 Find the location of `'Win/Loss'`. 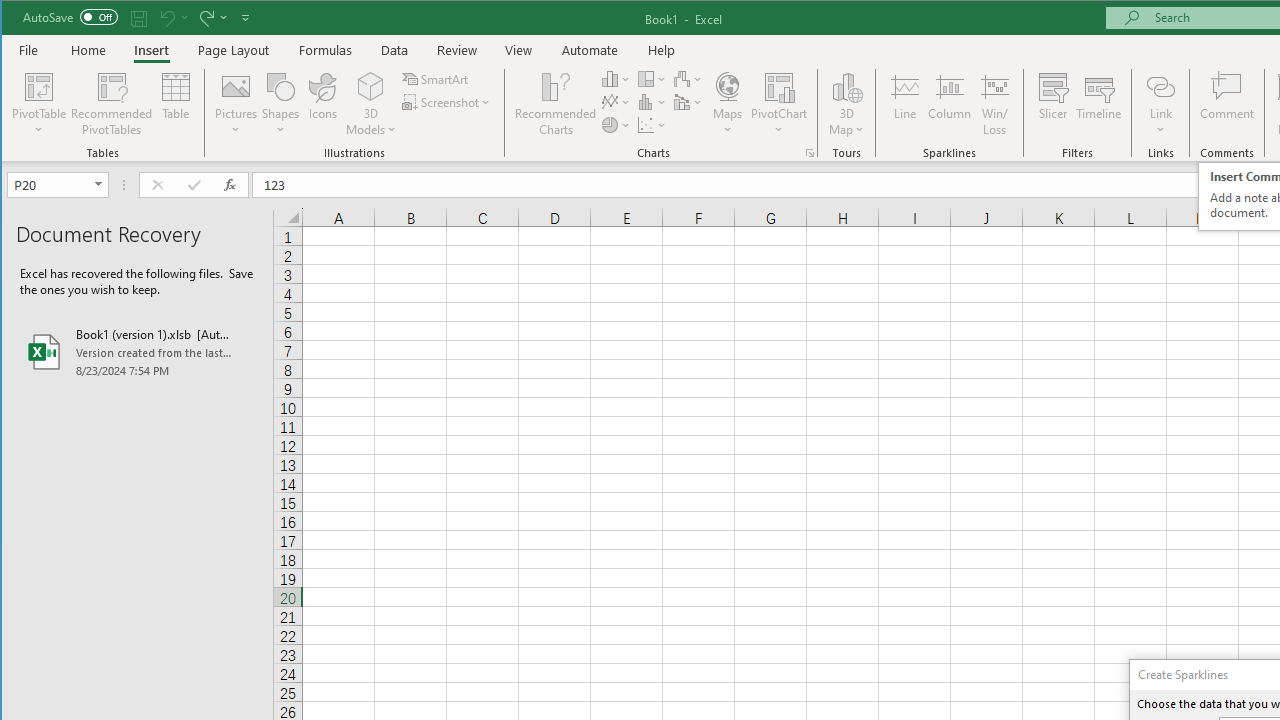

'Win/Loss' is located at coordinates (995, 104).